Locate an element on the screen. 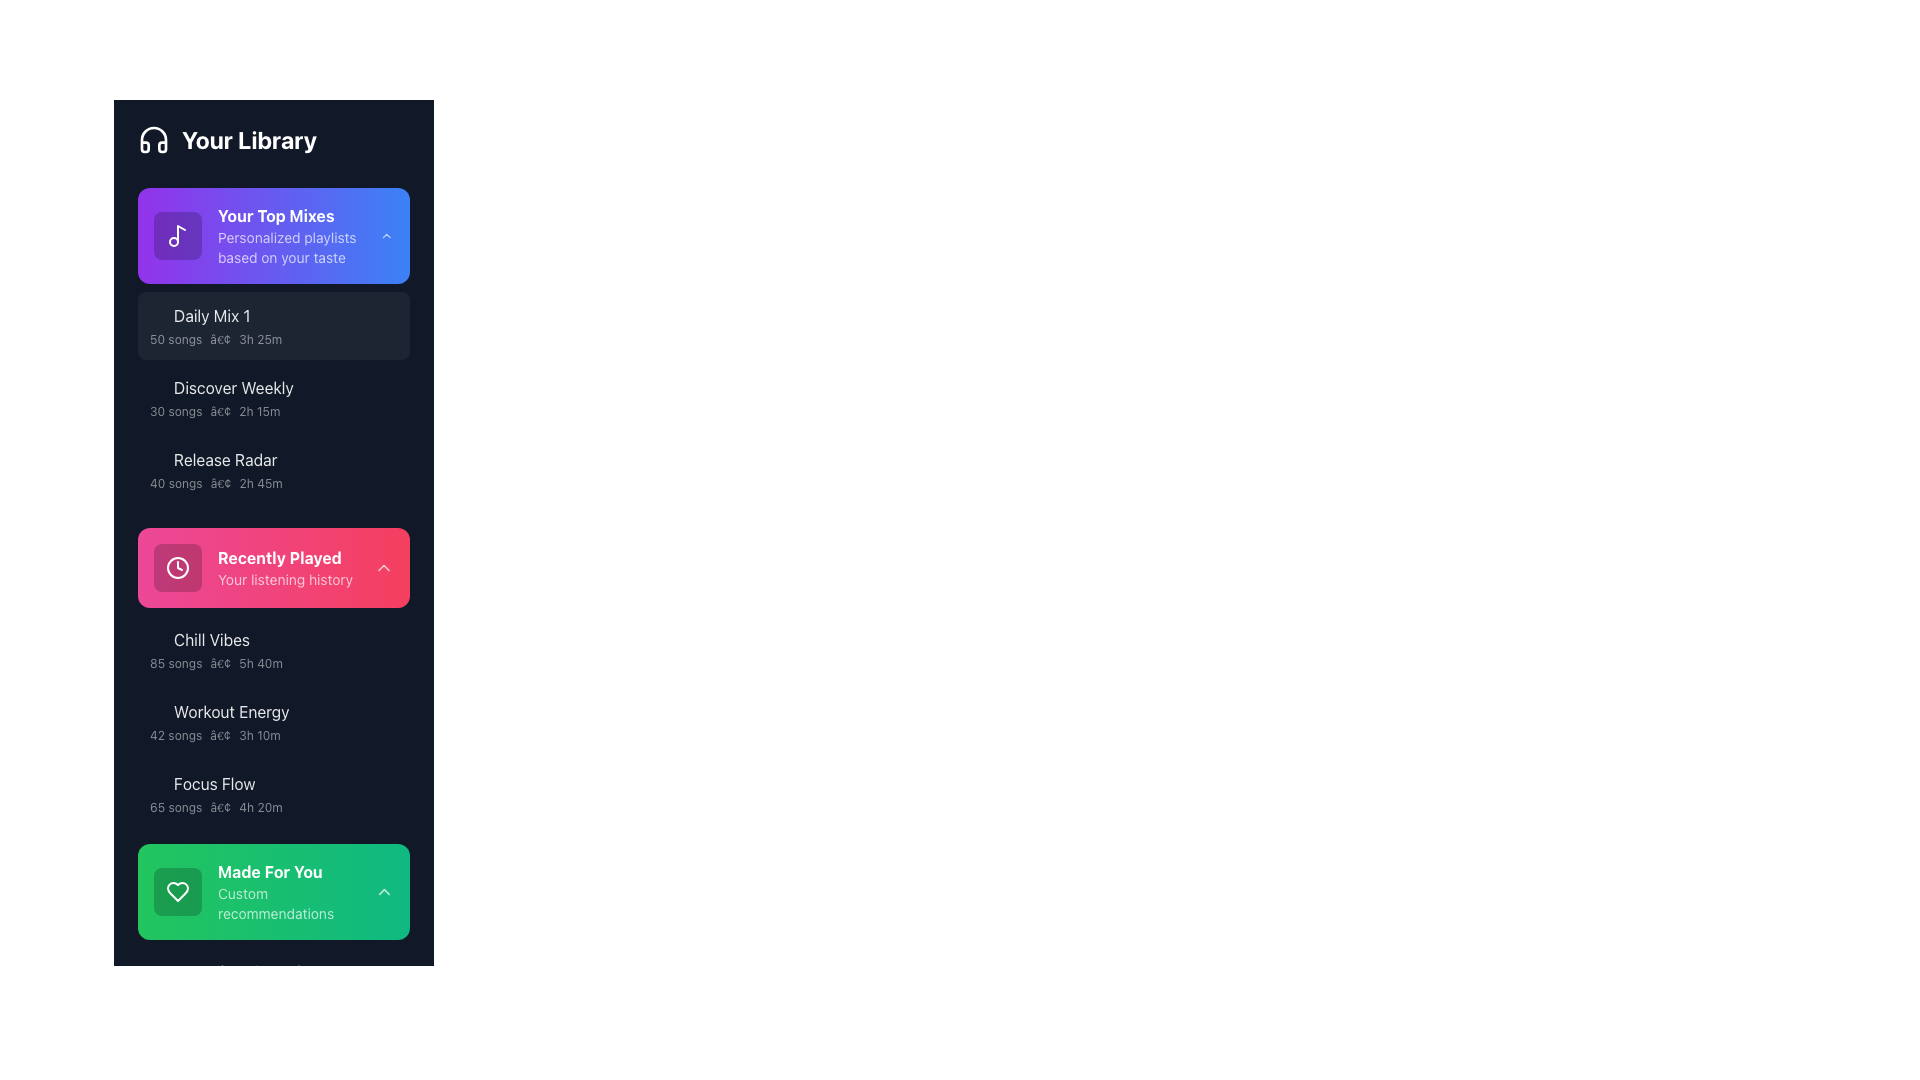  text label displaying the duration "4h 20m" located at the bottom-center of the playlist details for "Focus Flow." is located at coordinates (259, 806).